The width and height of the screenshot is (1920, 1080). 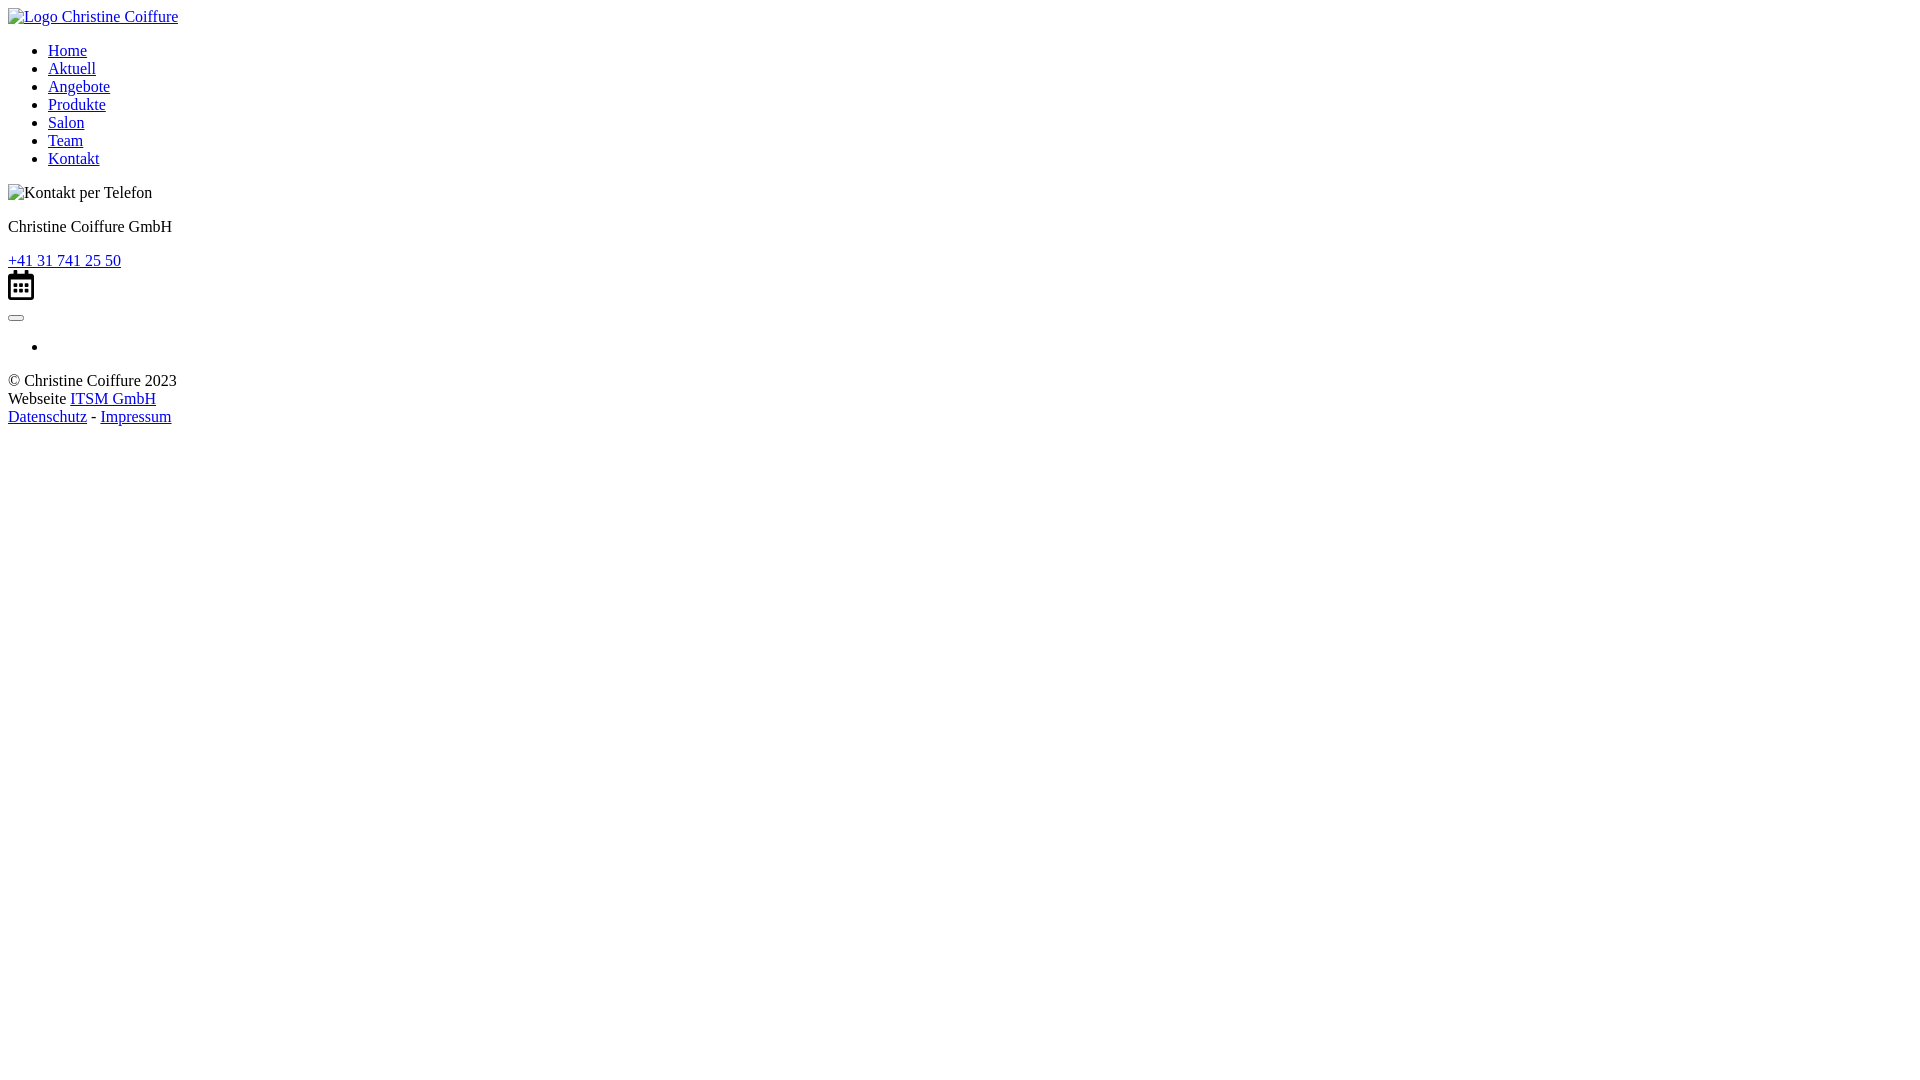 What do you see at coordinates (67, 49) in the screenshot?
I see `'Home'` at bounding box center [67, 49].